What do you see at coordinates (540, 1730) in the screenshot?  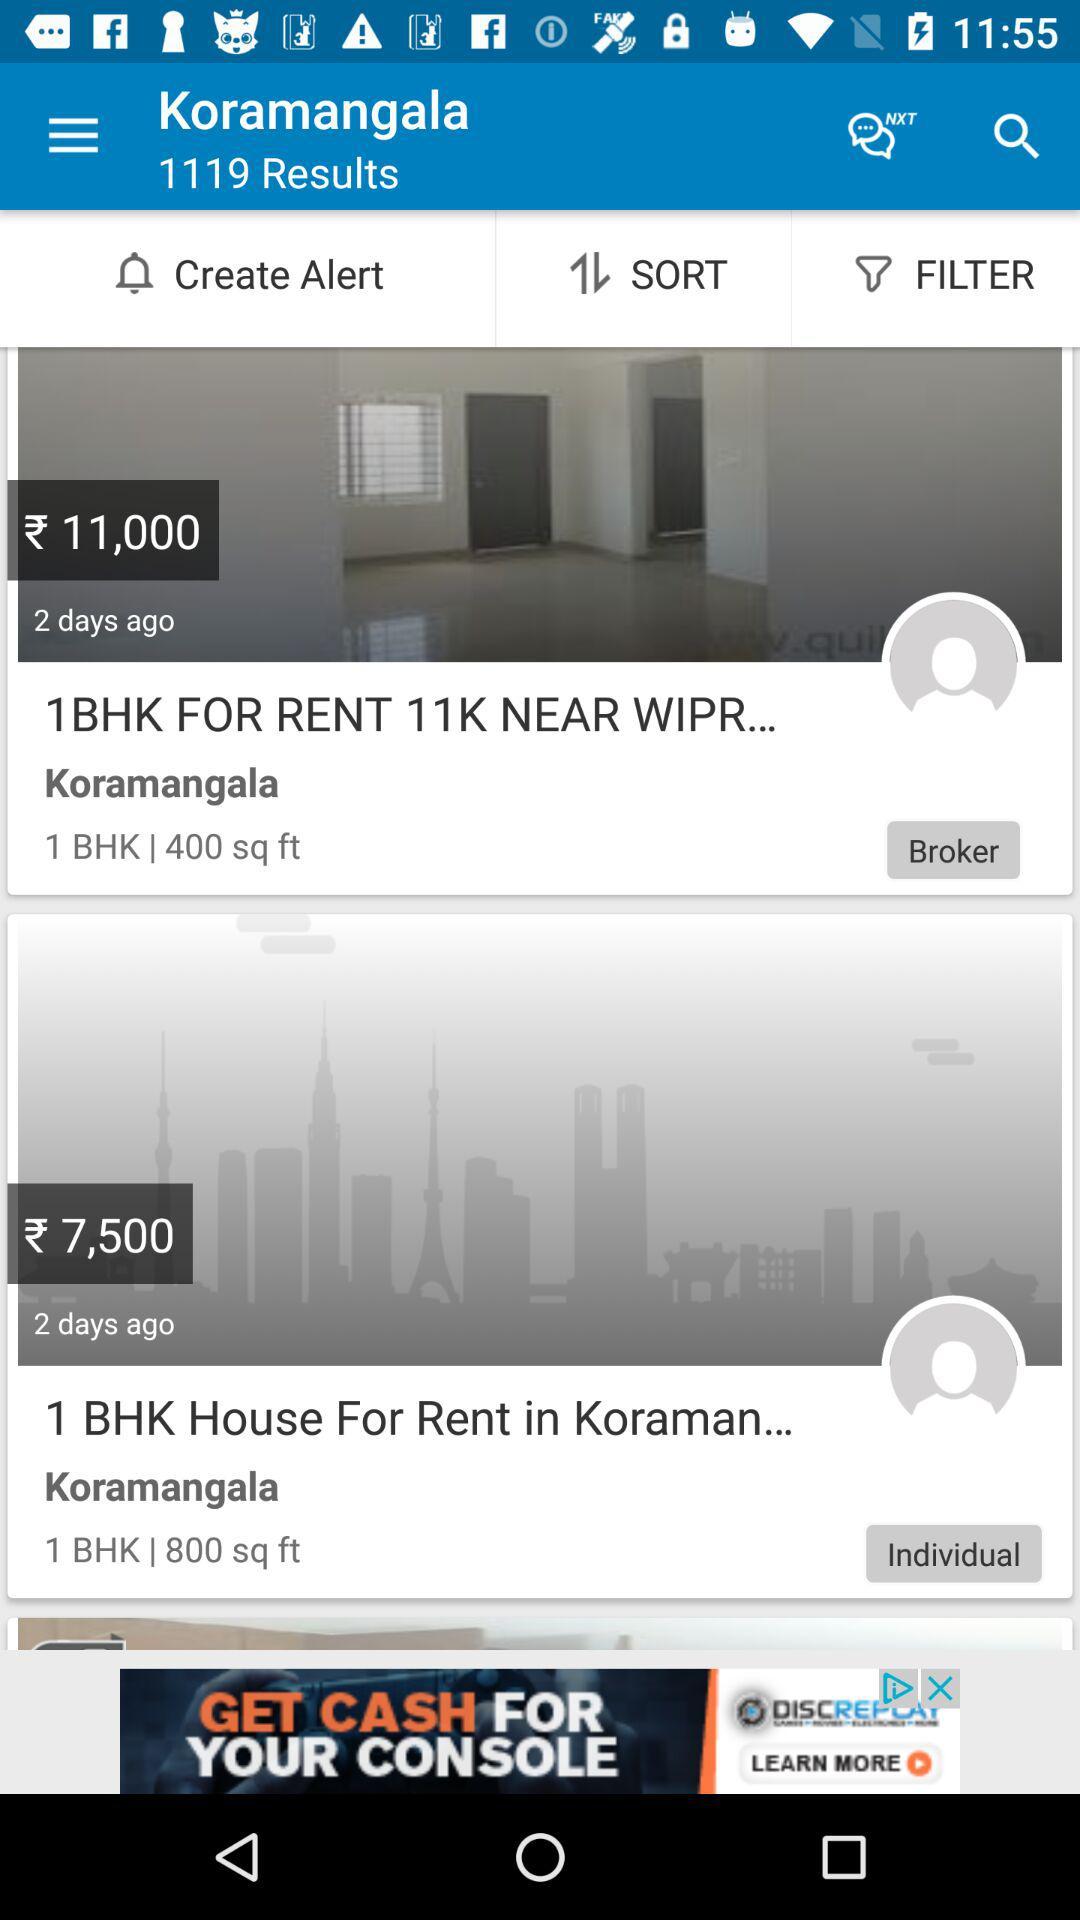 I see `advertisement link` at bounding box center [540, 1730].